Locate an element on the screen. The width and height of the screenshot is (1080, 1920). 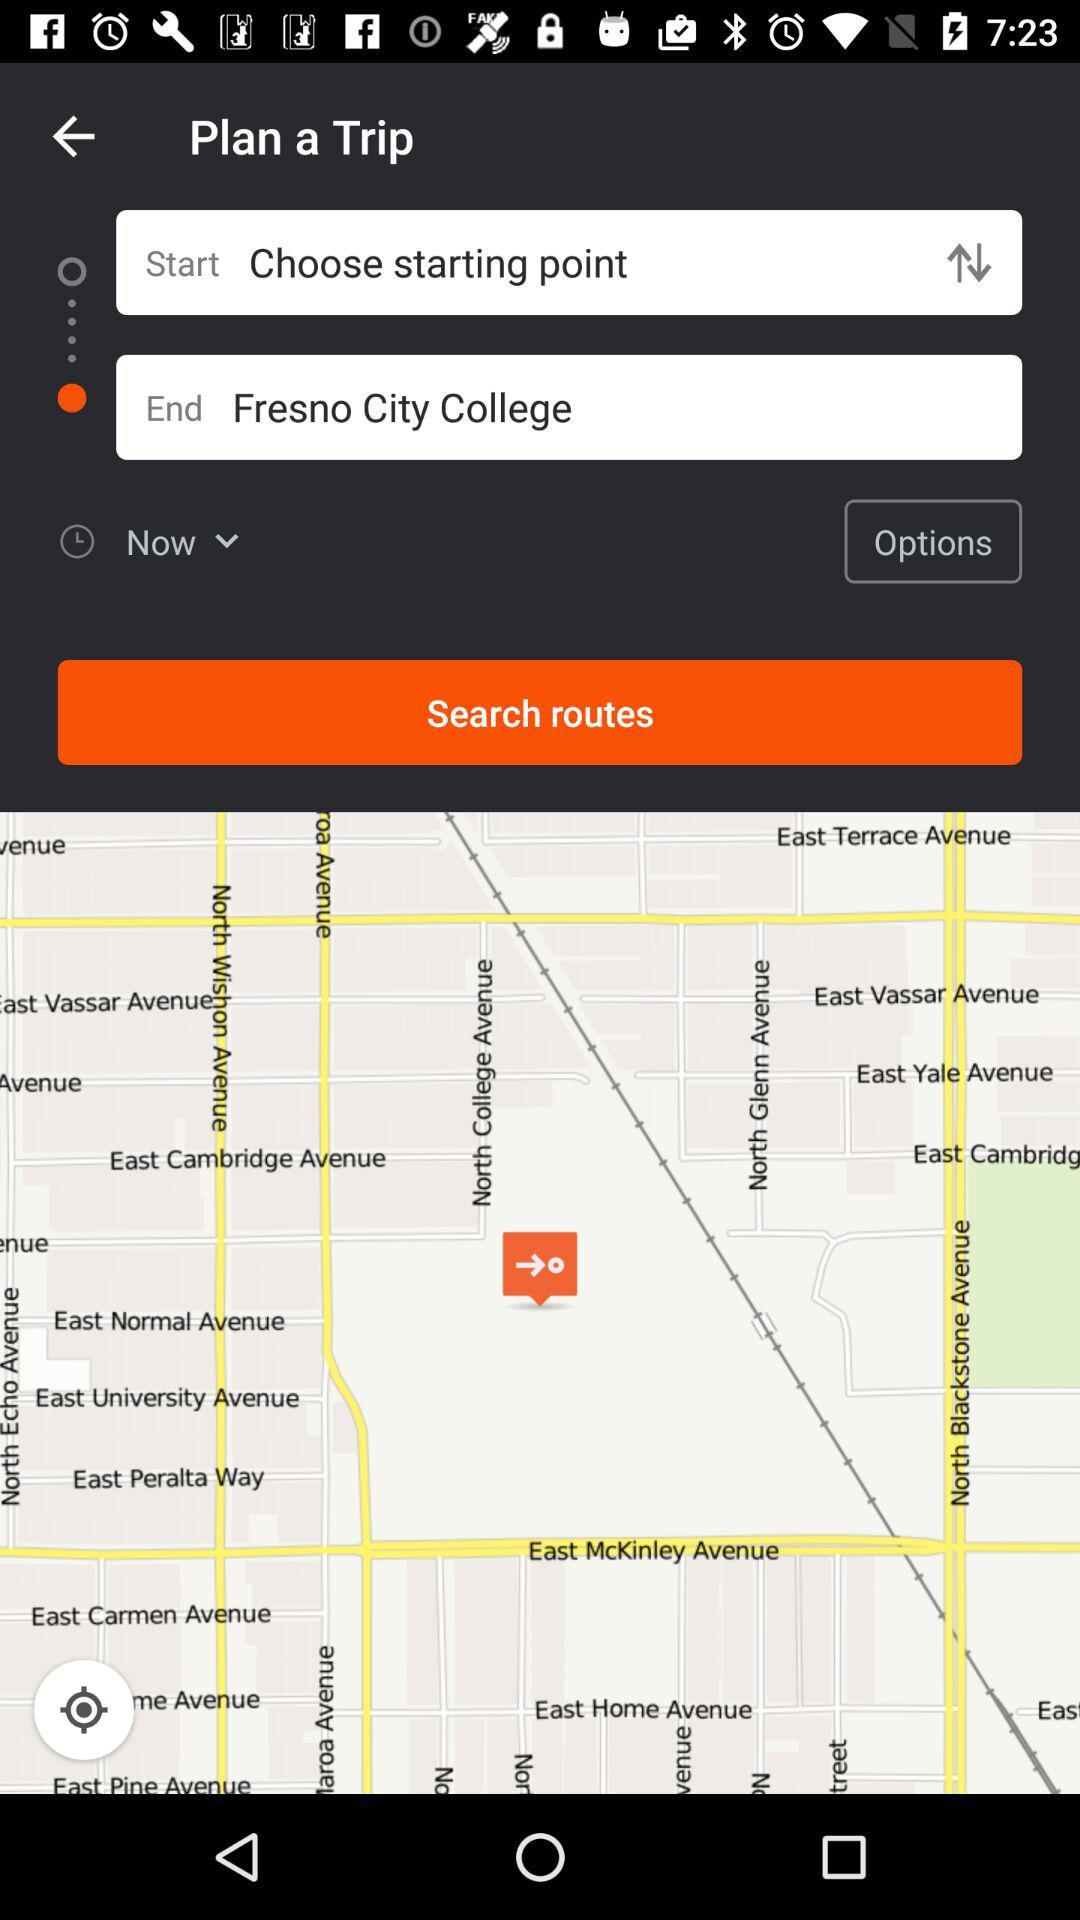
the fresno city college icon is located at coordinates (626, 405).